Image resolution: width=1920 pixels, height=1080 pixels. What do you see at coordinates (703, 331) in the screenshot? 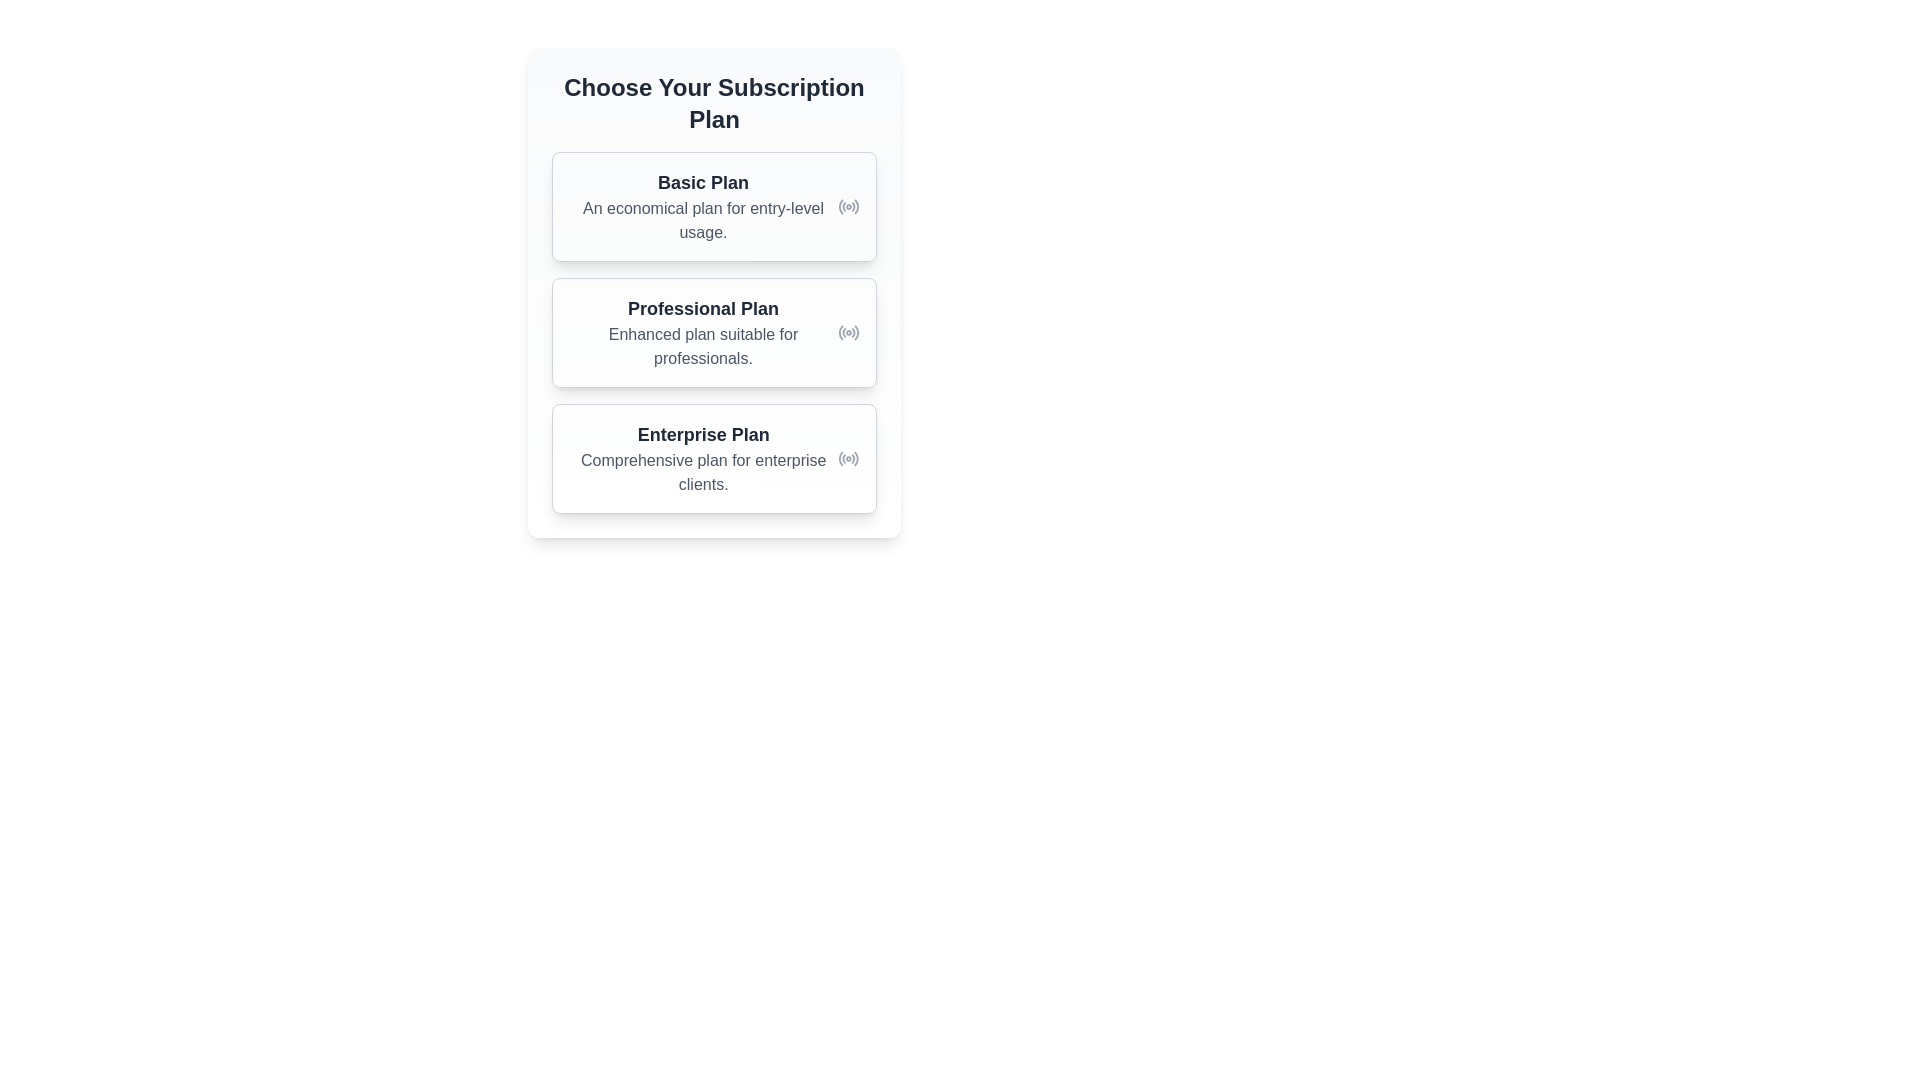
I see `the informational card displaying 'Professional Plan' with the tagline 'Enhanced plan suitable for professionals.' which is the second card in a vertical list of subscription options` at bounding box center [703, 331].